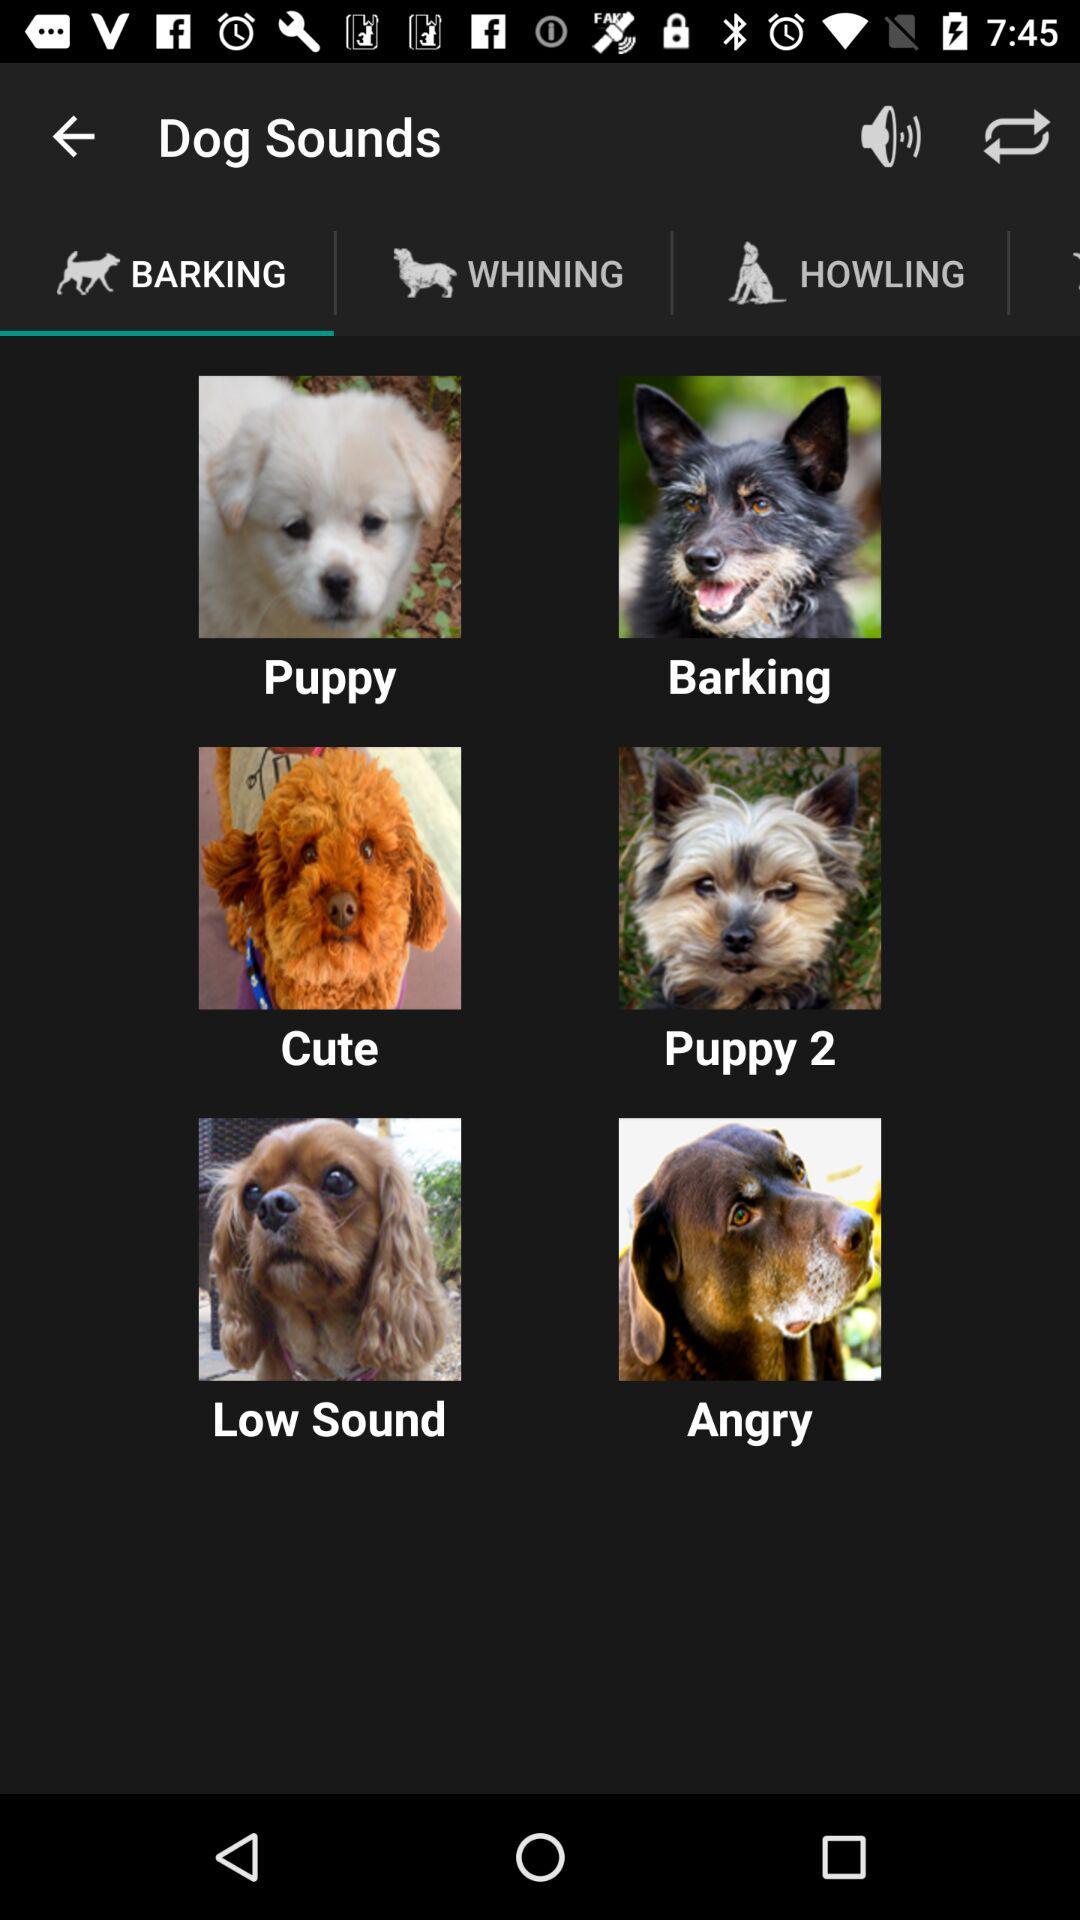 The width and height of the screenshot is (1080, 1920). I want to click on choose puppy bark, so click(329, 507).